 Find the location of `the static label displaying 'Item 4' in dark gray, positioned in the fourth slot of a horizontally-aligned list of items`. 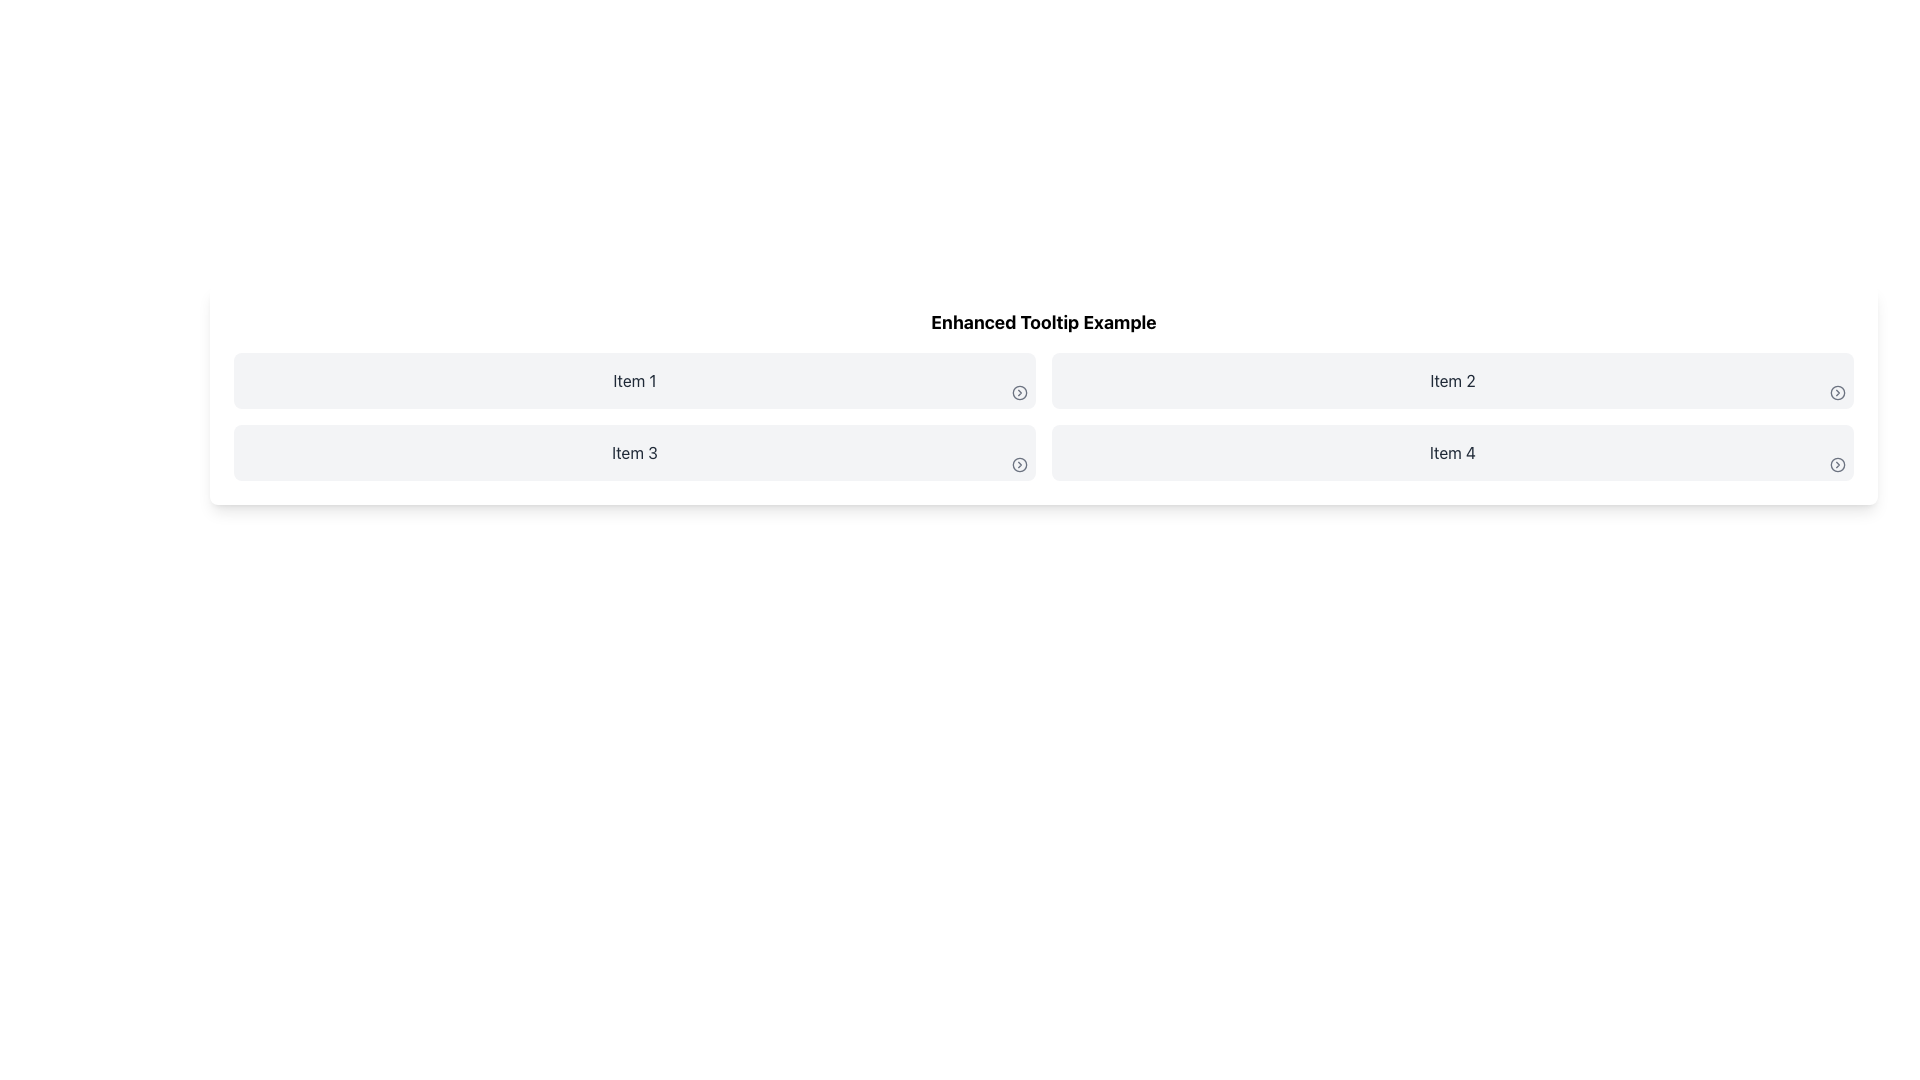

the static label displaying 'Item 4' in dark gray, positioned in the fourth slot of a horizontally-aligned list of items is located at coordinates (1453, 452).